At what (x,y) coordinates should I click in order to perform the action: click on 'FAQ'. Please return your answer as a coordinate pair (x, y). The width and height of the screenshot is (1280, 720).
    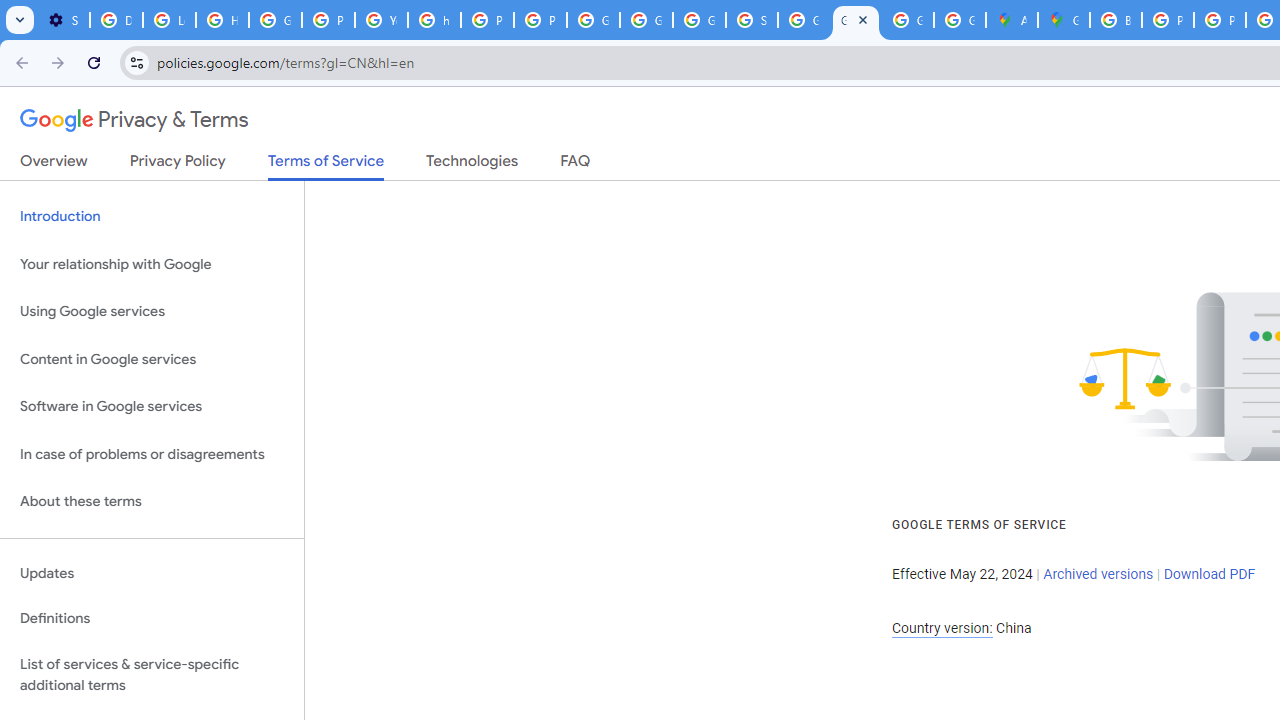
    Looking at the image, I should click on (575, 164).